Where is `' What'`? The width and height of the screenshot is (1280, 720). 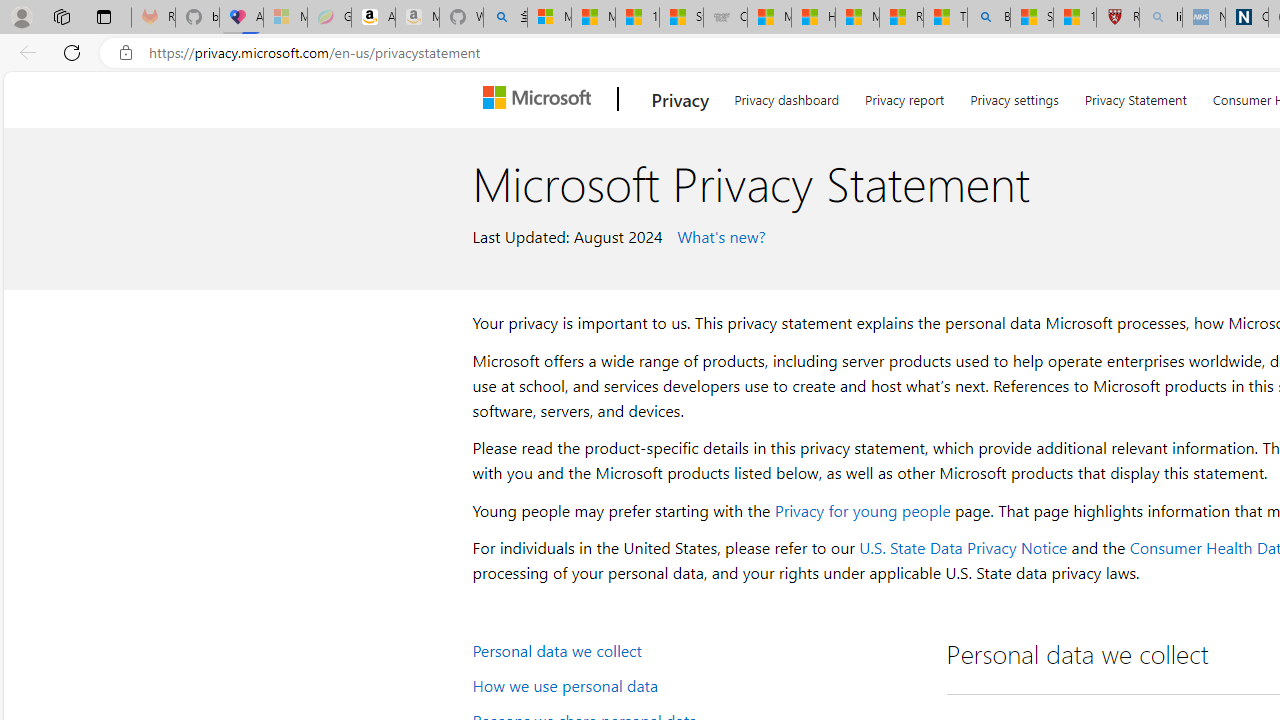
' What' is located at coordinates (718, 234).